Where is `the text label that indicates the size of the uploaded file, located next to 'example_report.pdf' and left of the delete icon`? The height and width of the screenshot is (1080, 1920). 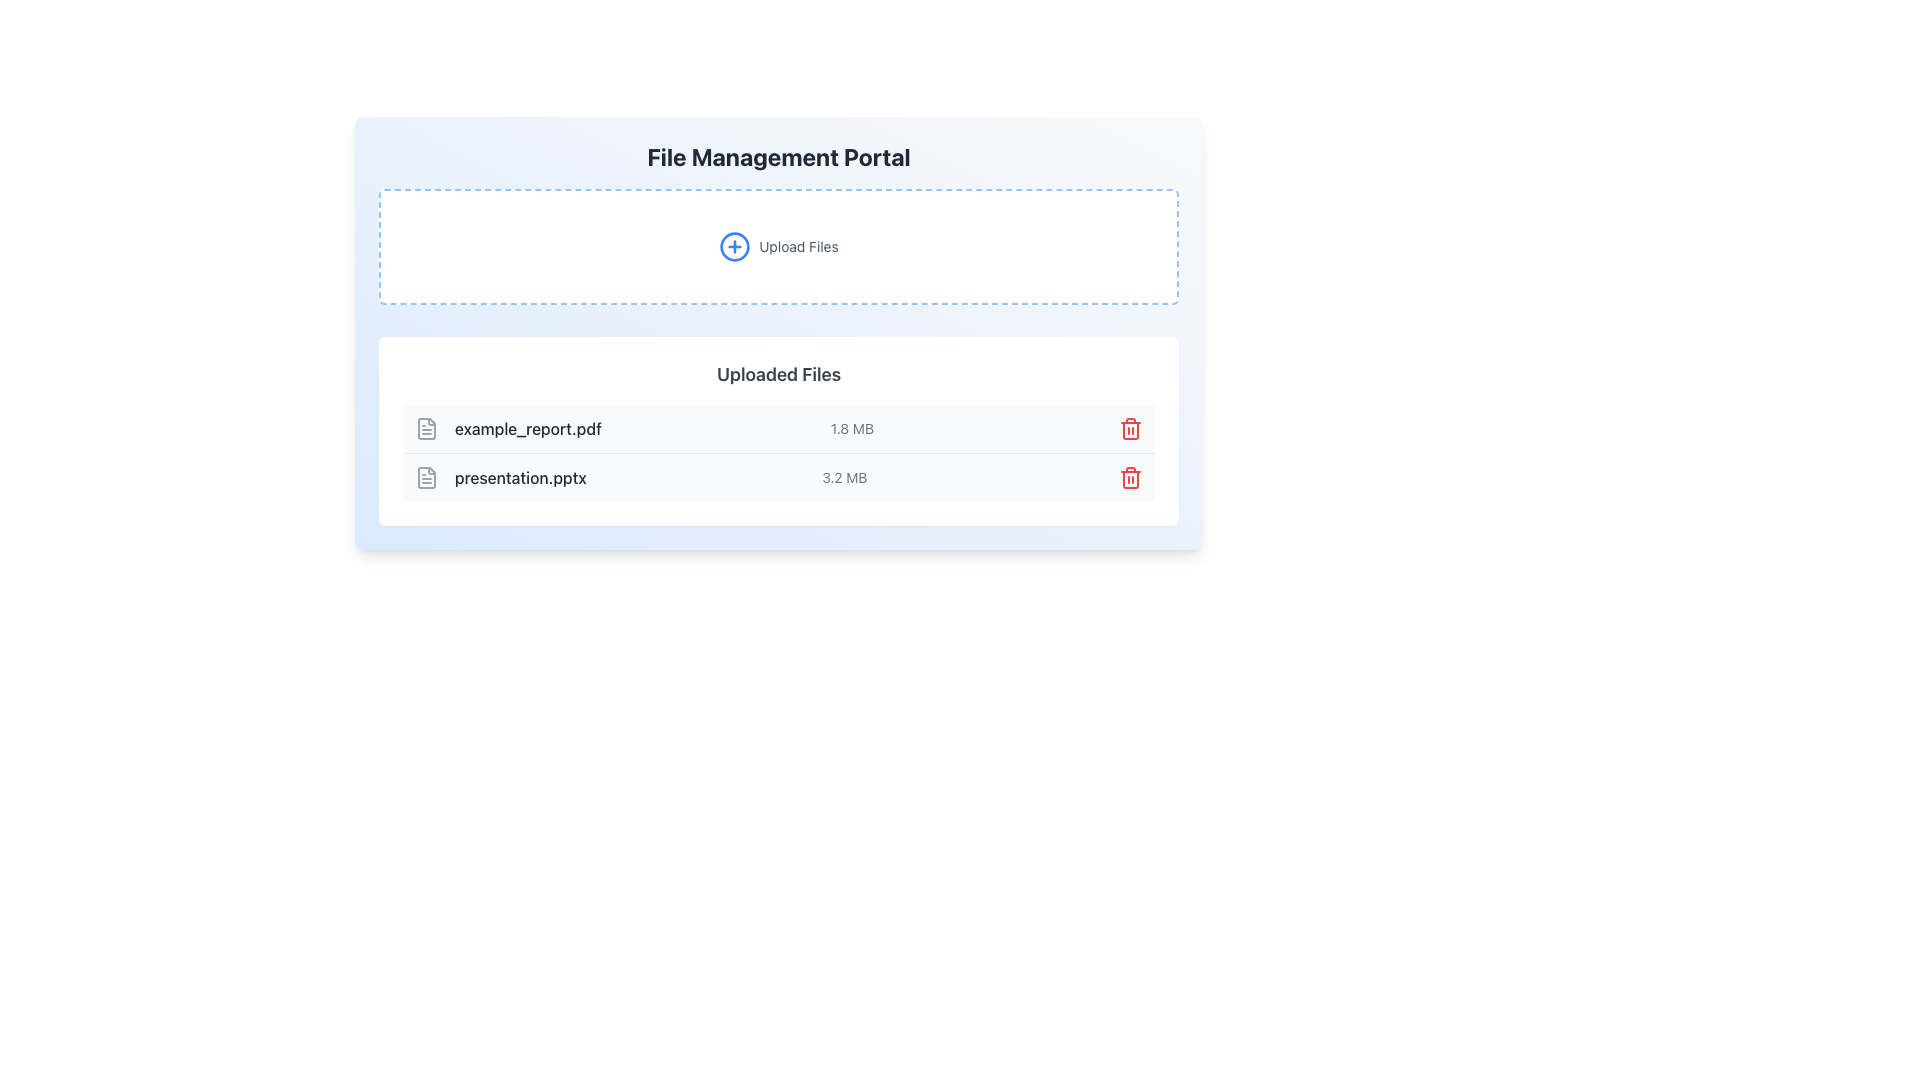 the text label that indicates the size of the uploaded file, located next to 'example_report.pdf' and left of the delete icon is located at coordinates (852, 427).